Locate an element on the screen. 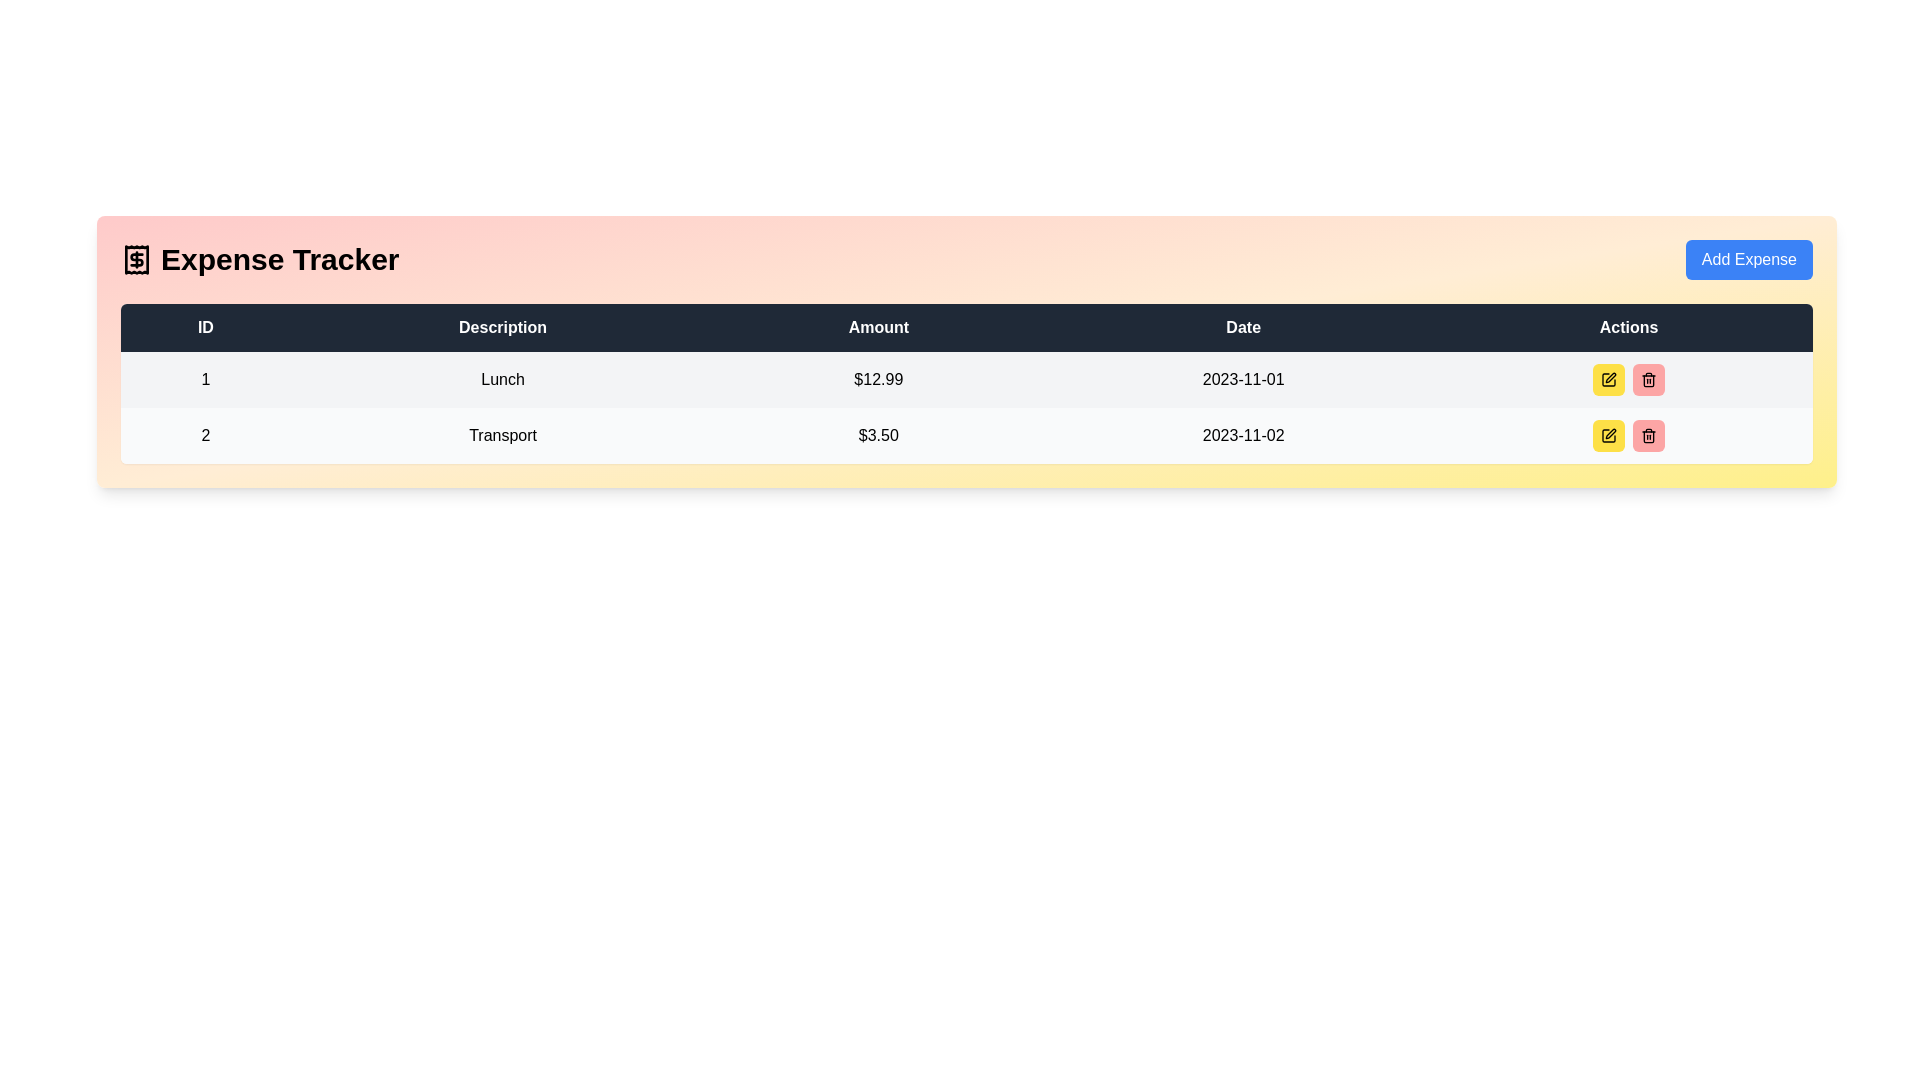 This screenshot has width=1920, height=1080. the small pen or pencil icon with a black outline situated within a yellow background in the 'Actions' column for the second expense entry labeled 'Transport' is located at coordinates (1611, 433).